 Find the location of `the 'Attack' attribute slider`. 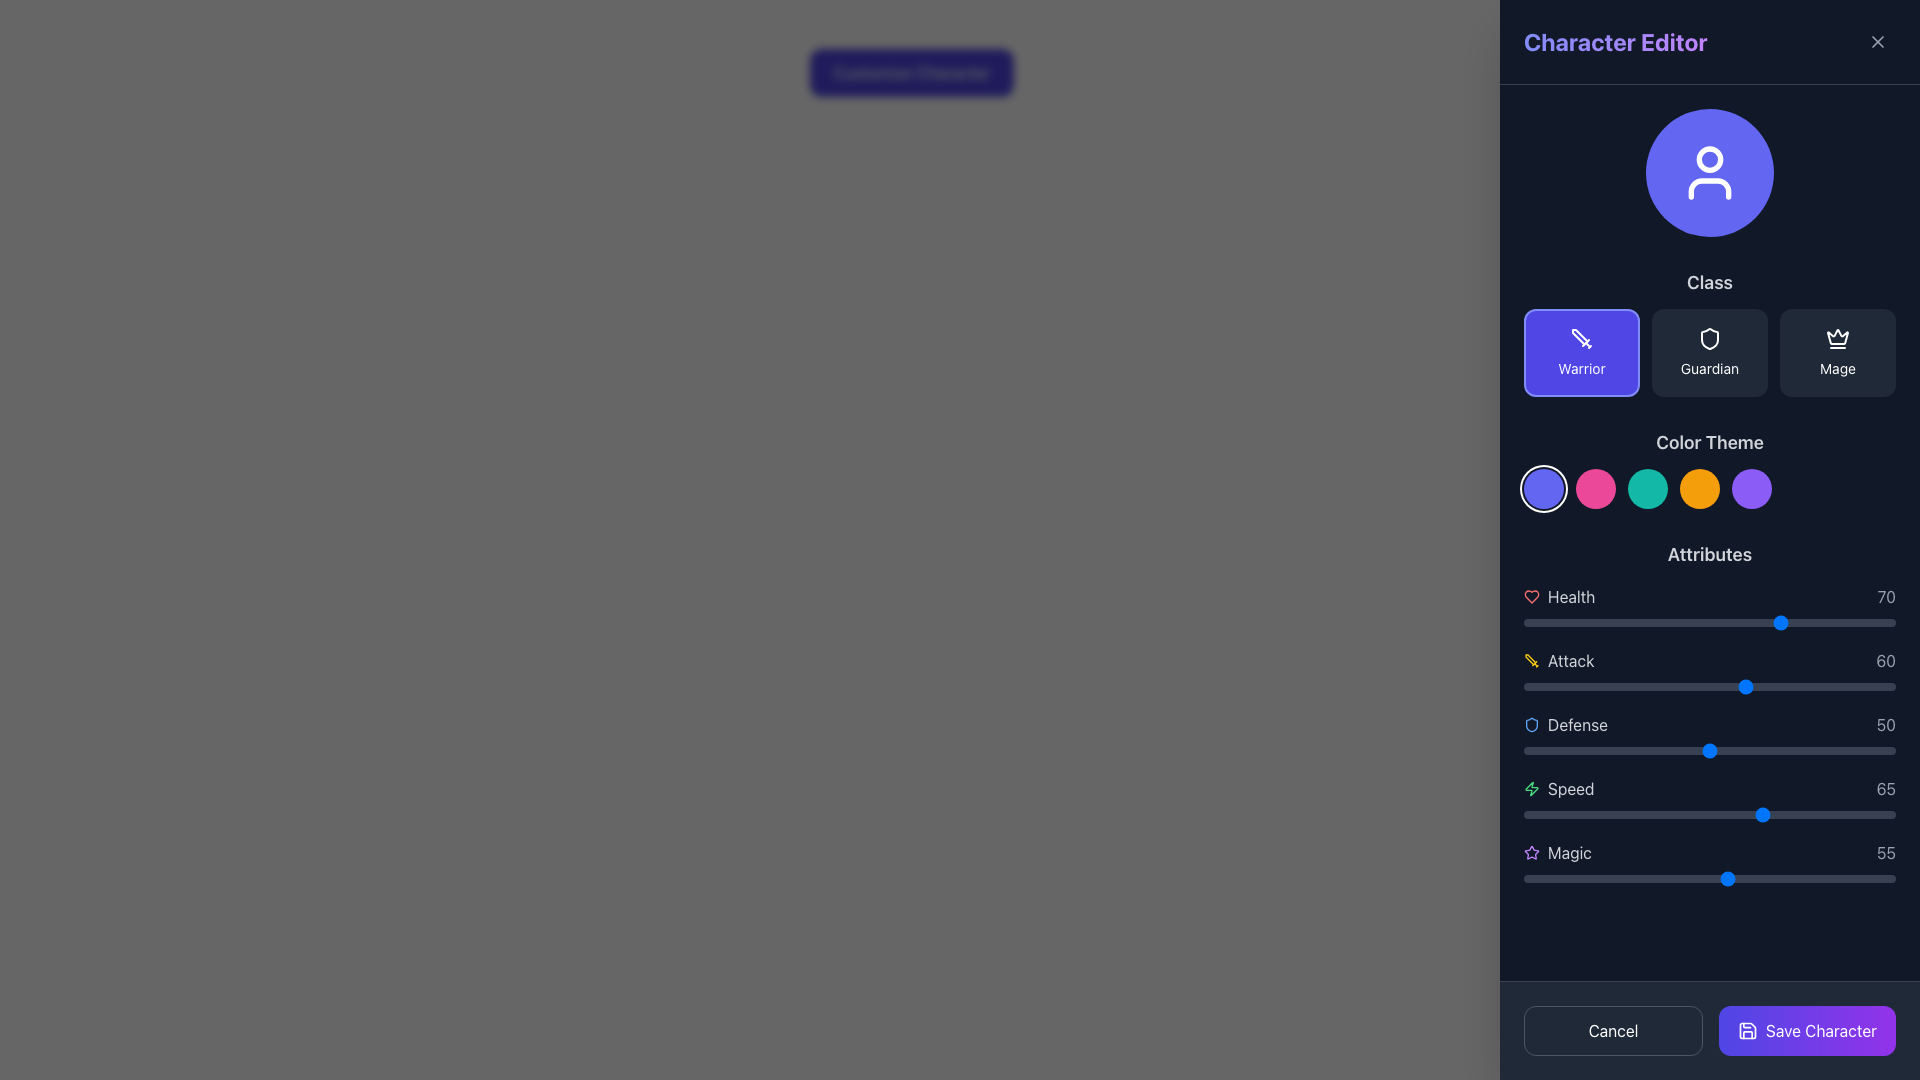

the 'Attack' attribute slider is located at coordinates (1582, 685).